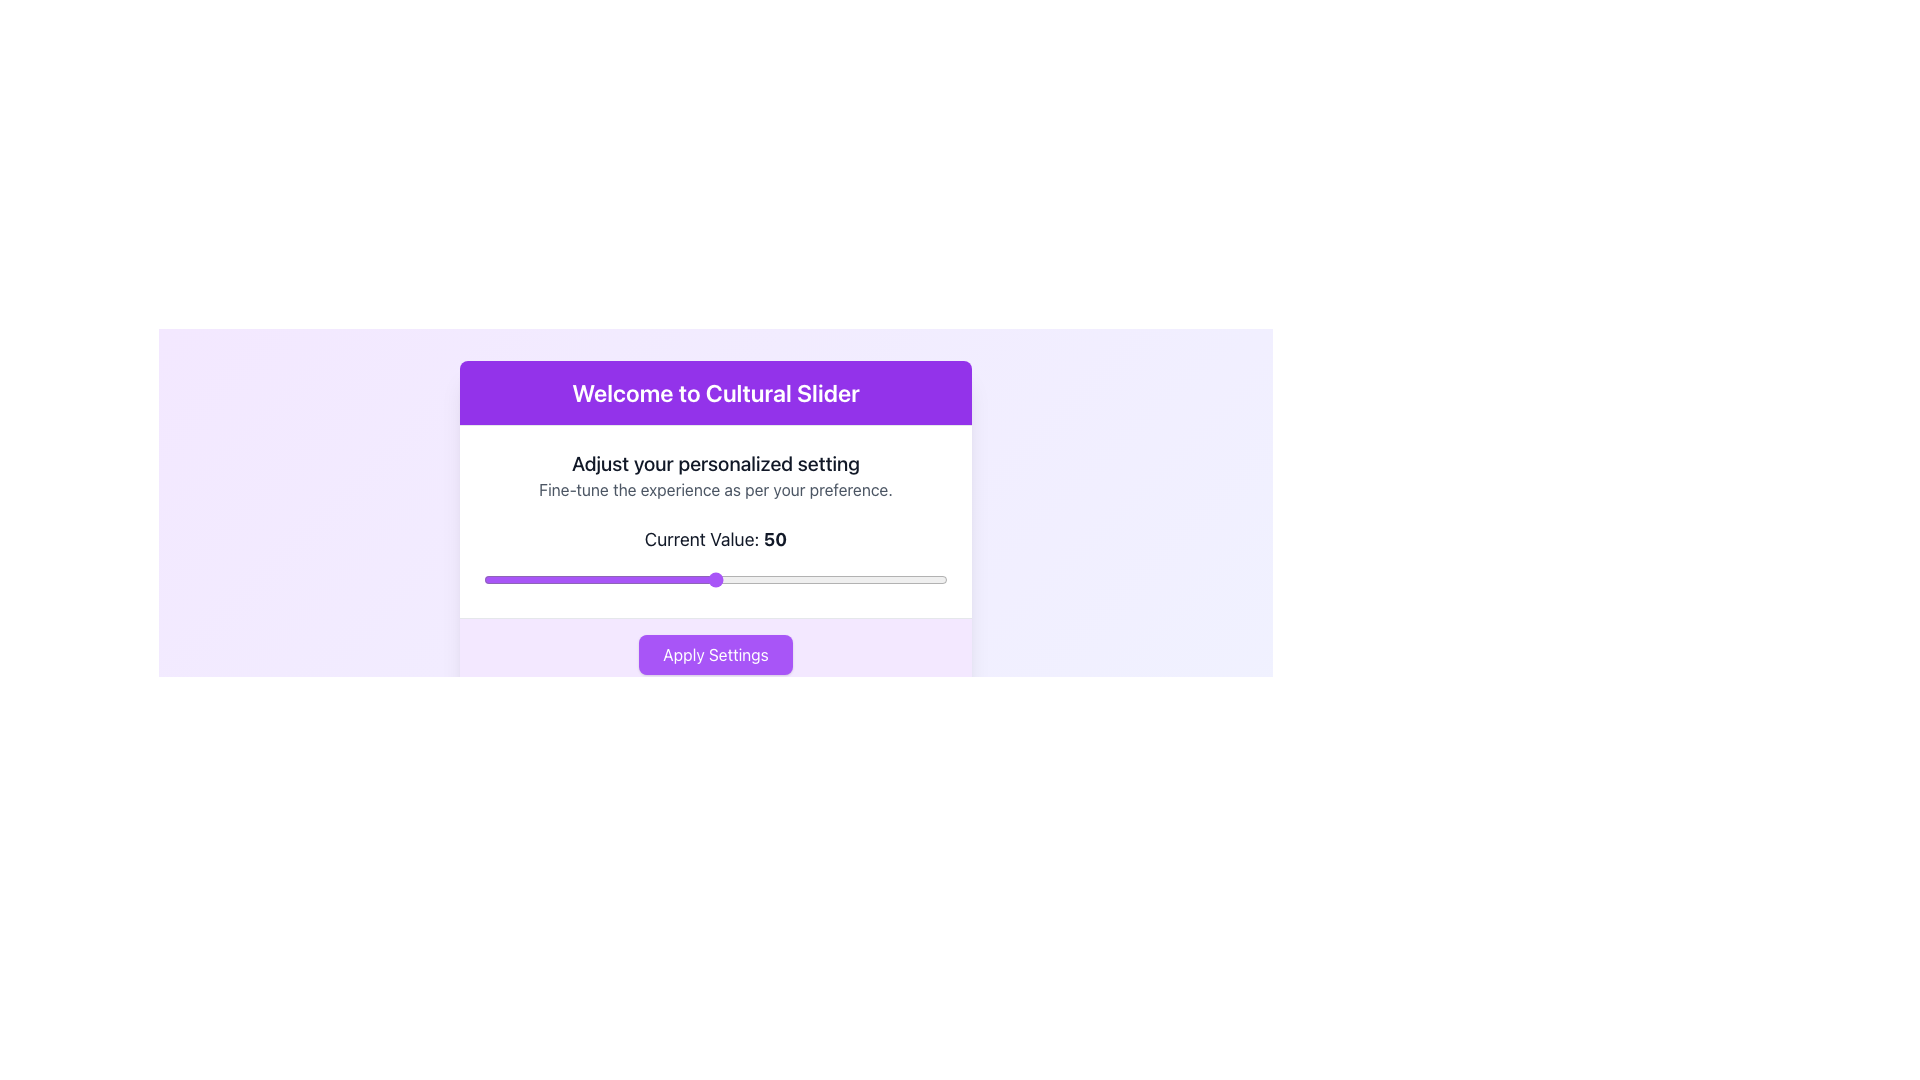 This screenshot has height=1080, width=1920. What do you see at coordinates (896, 579) in the screenshot?
I see `the slider` at bounding box center [896, 579].